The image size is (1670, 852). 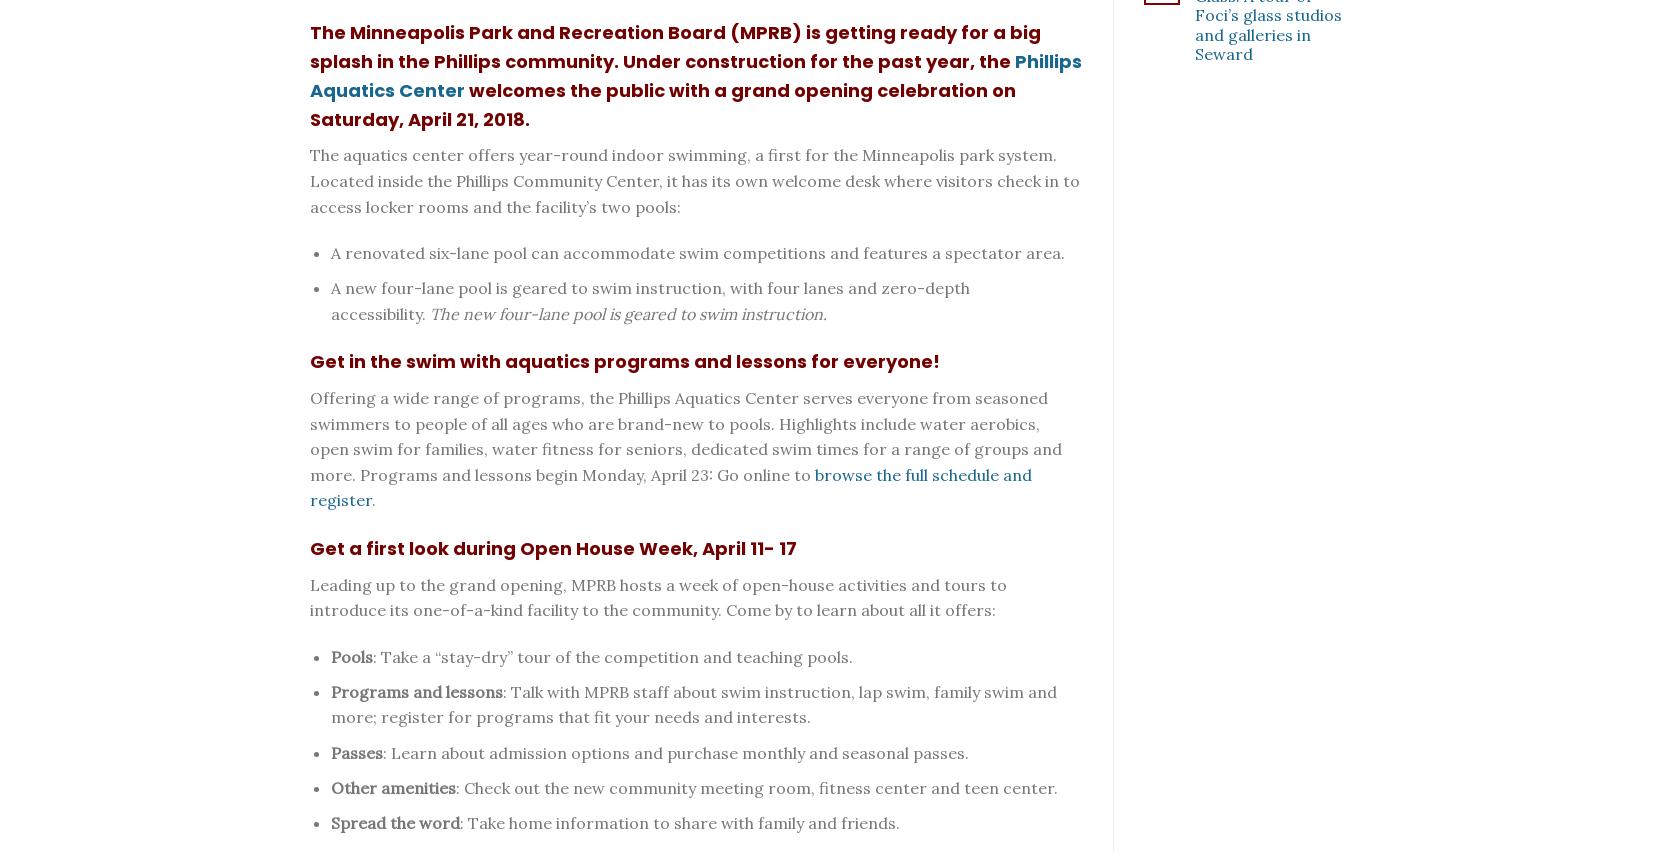 I want to click on 'Get a first look during Open House Week, April 11- 17', so click(x=553, y=547).